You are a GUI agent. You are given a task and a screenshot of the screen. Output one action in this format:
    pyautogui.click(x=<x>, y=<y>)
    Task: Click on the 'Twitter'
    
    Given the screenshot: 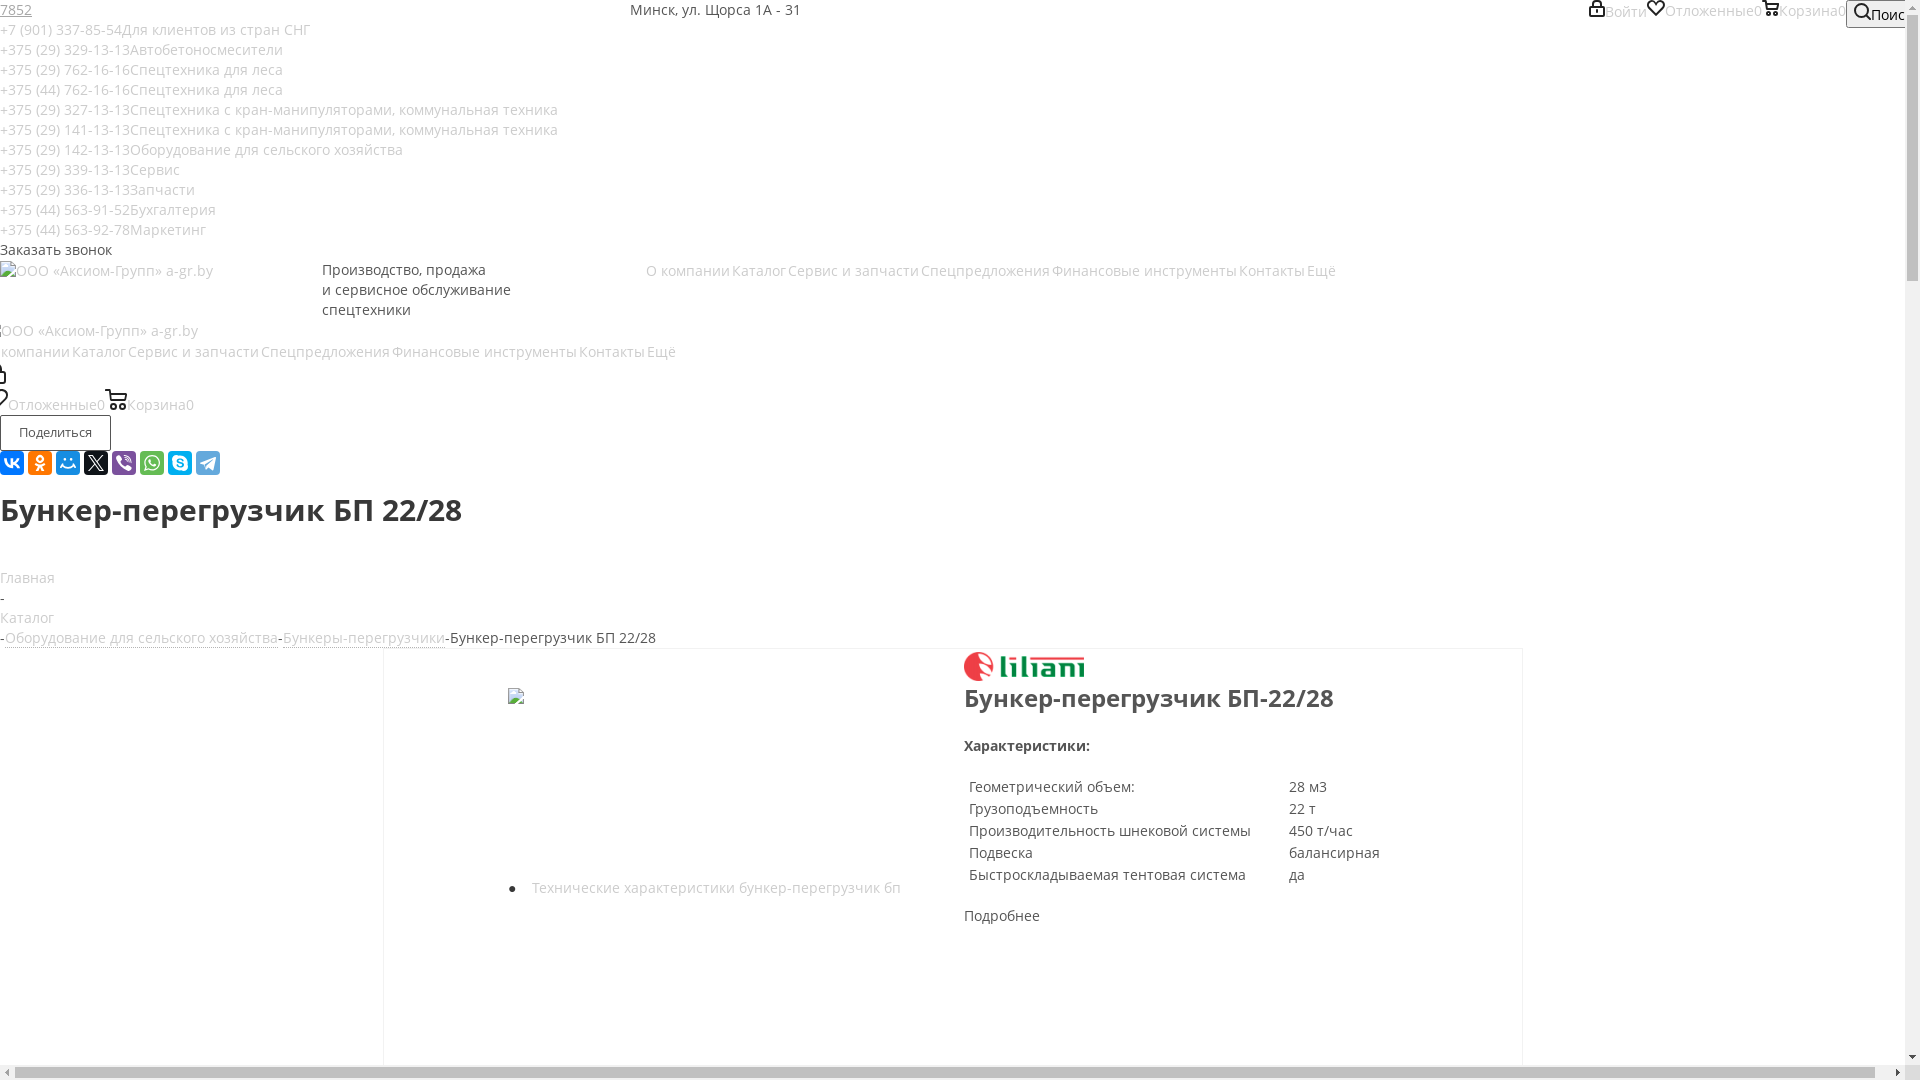 What is the action you would take?
    pyautogui.click(x=82, y=462)
    